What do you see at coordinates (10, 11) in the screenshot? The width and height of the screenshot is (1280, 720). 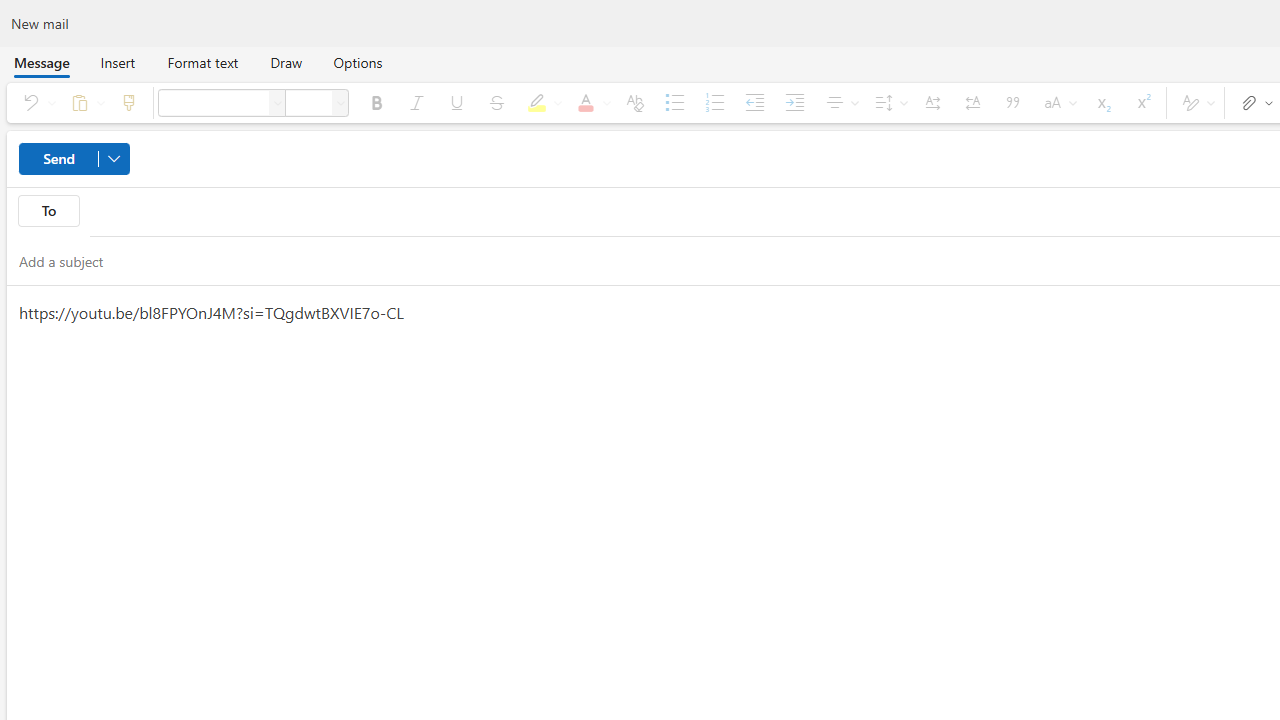 I see `'System'` at bounding box center [10, 11].